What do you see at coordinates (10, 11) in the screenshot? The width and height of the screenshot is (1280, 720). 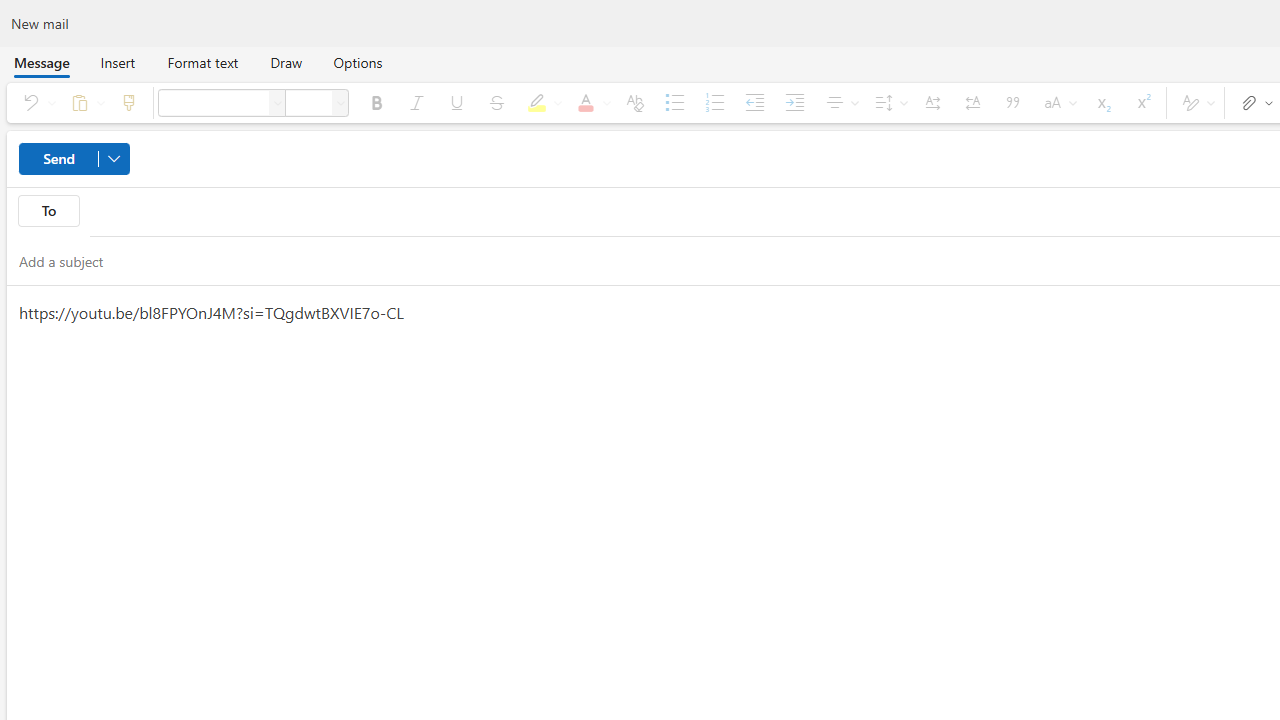 I see `'System'` at bounding box center [10, 11].